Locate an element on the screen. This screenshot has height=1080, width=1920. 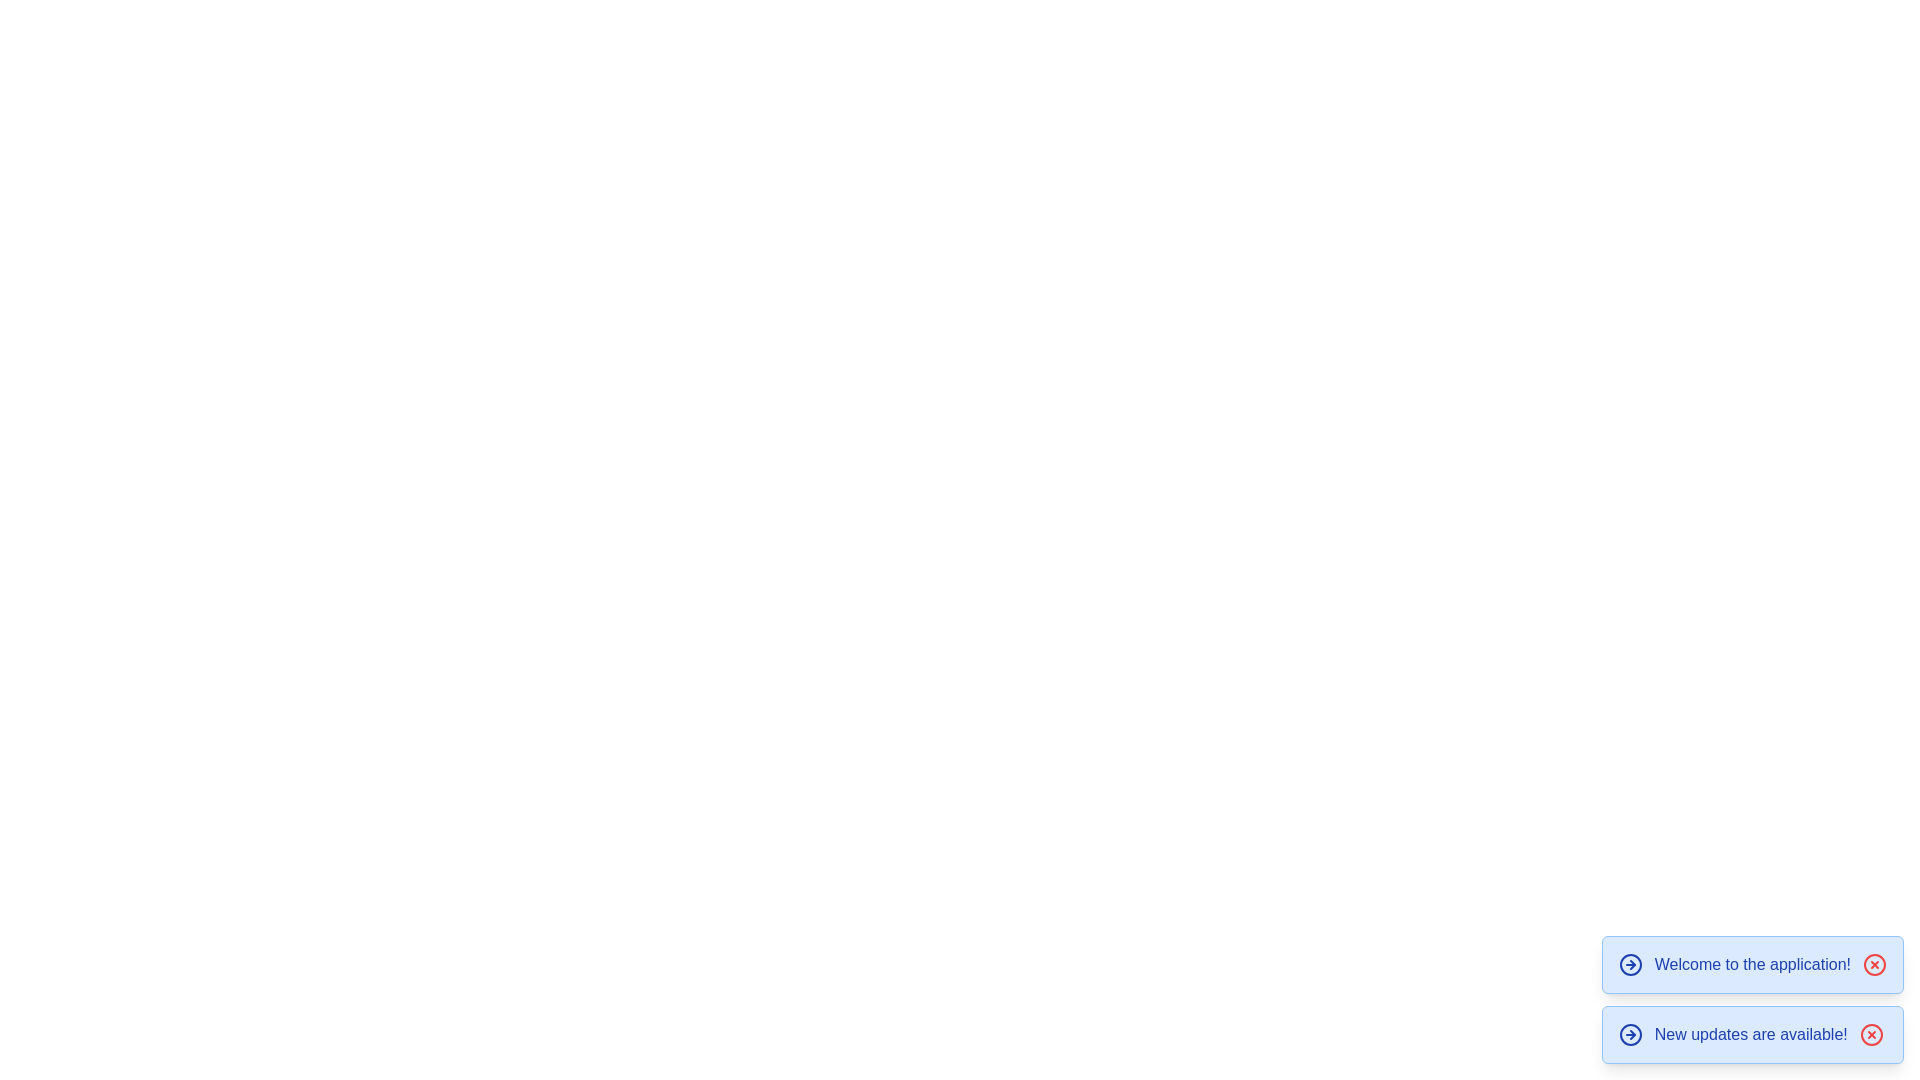
the circular part of the second notification's arrow icon located in the notification panel at the bottom-right corner of the interface is located at coordinates (1630, 1034).